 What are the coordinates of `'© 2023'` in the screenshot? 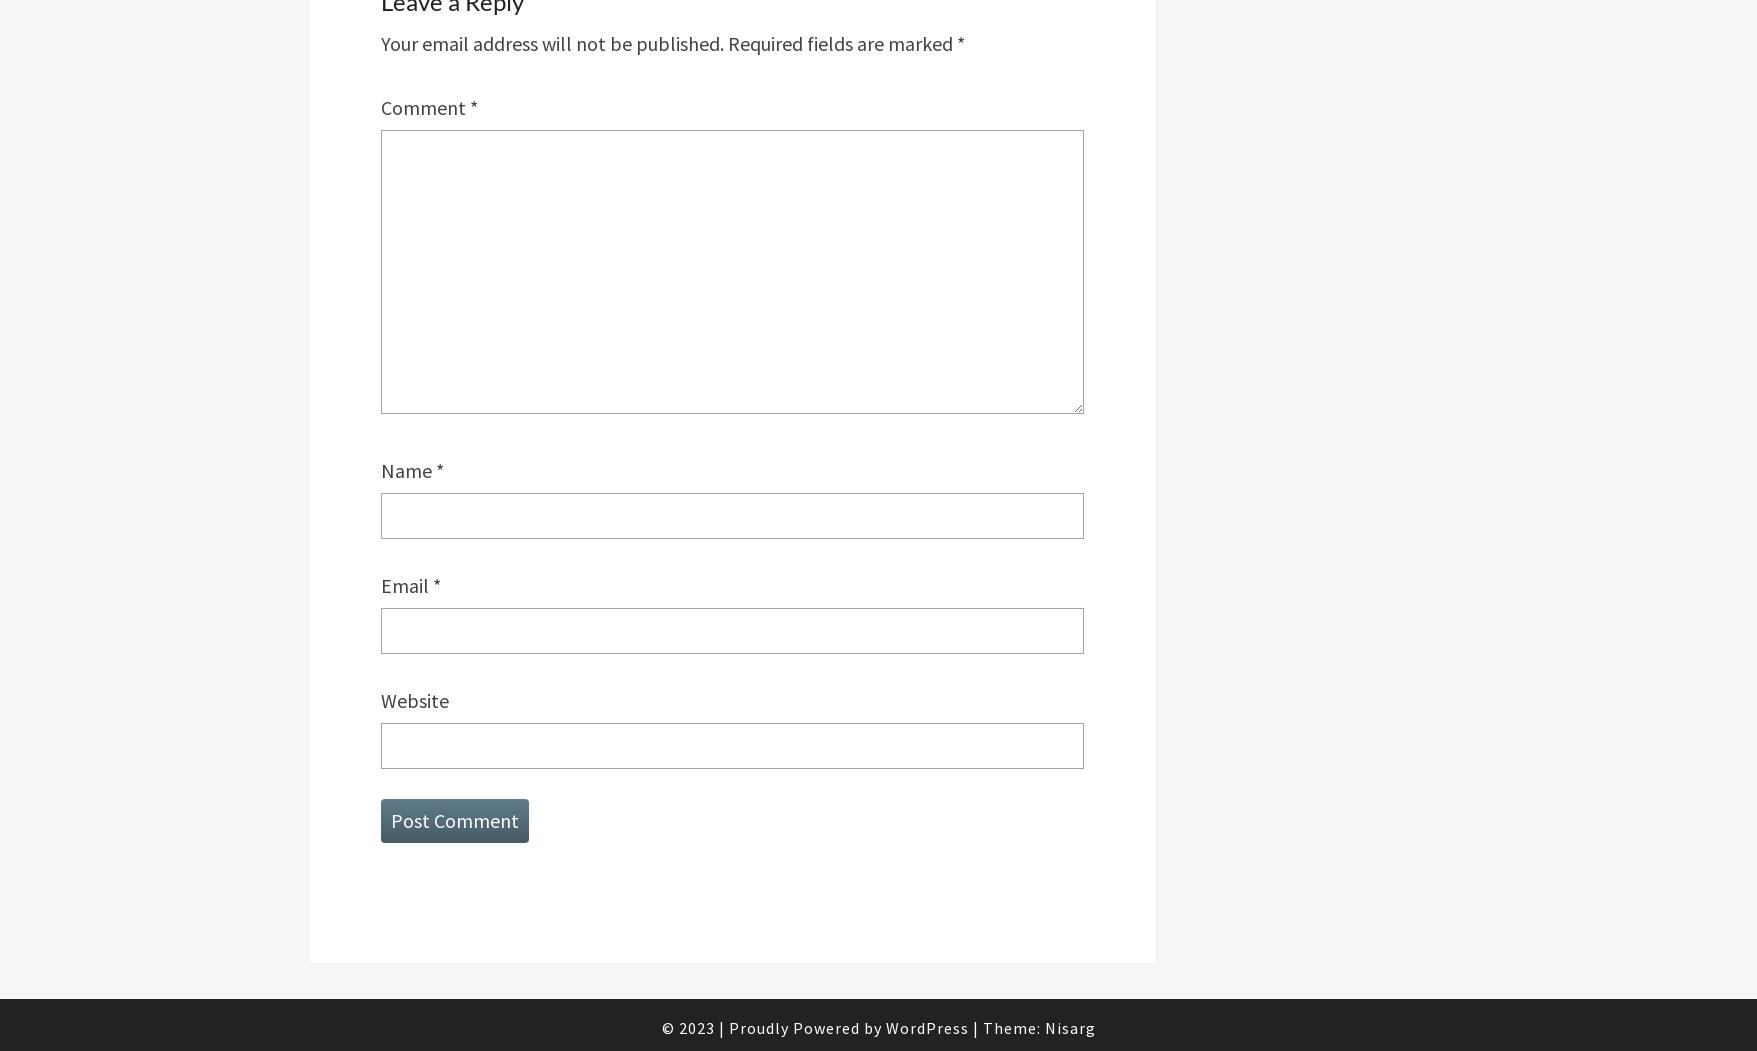 It's located at (688, 1026).